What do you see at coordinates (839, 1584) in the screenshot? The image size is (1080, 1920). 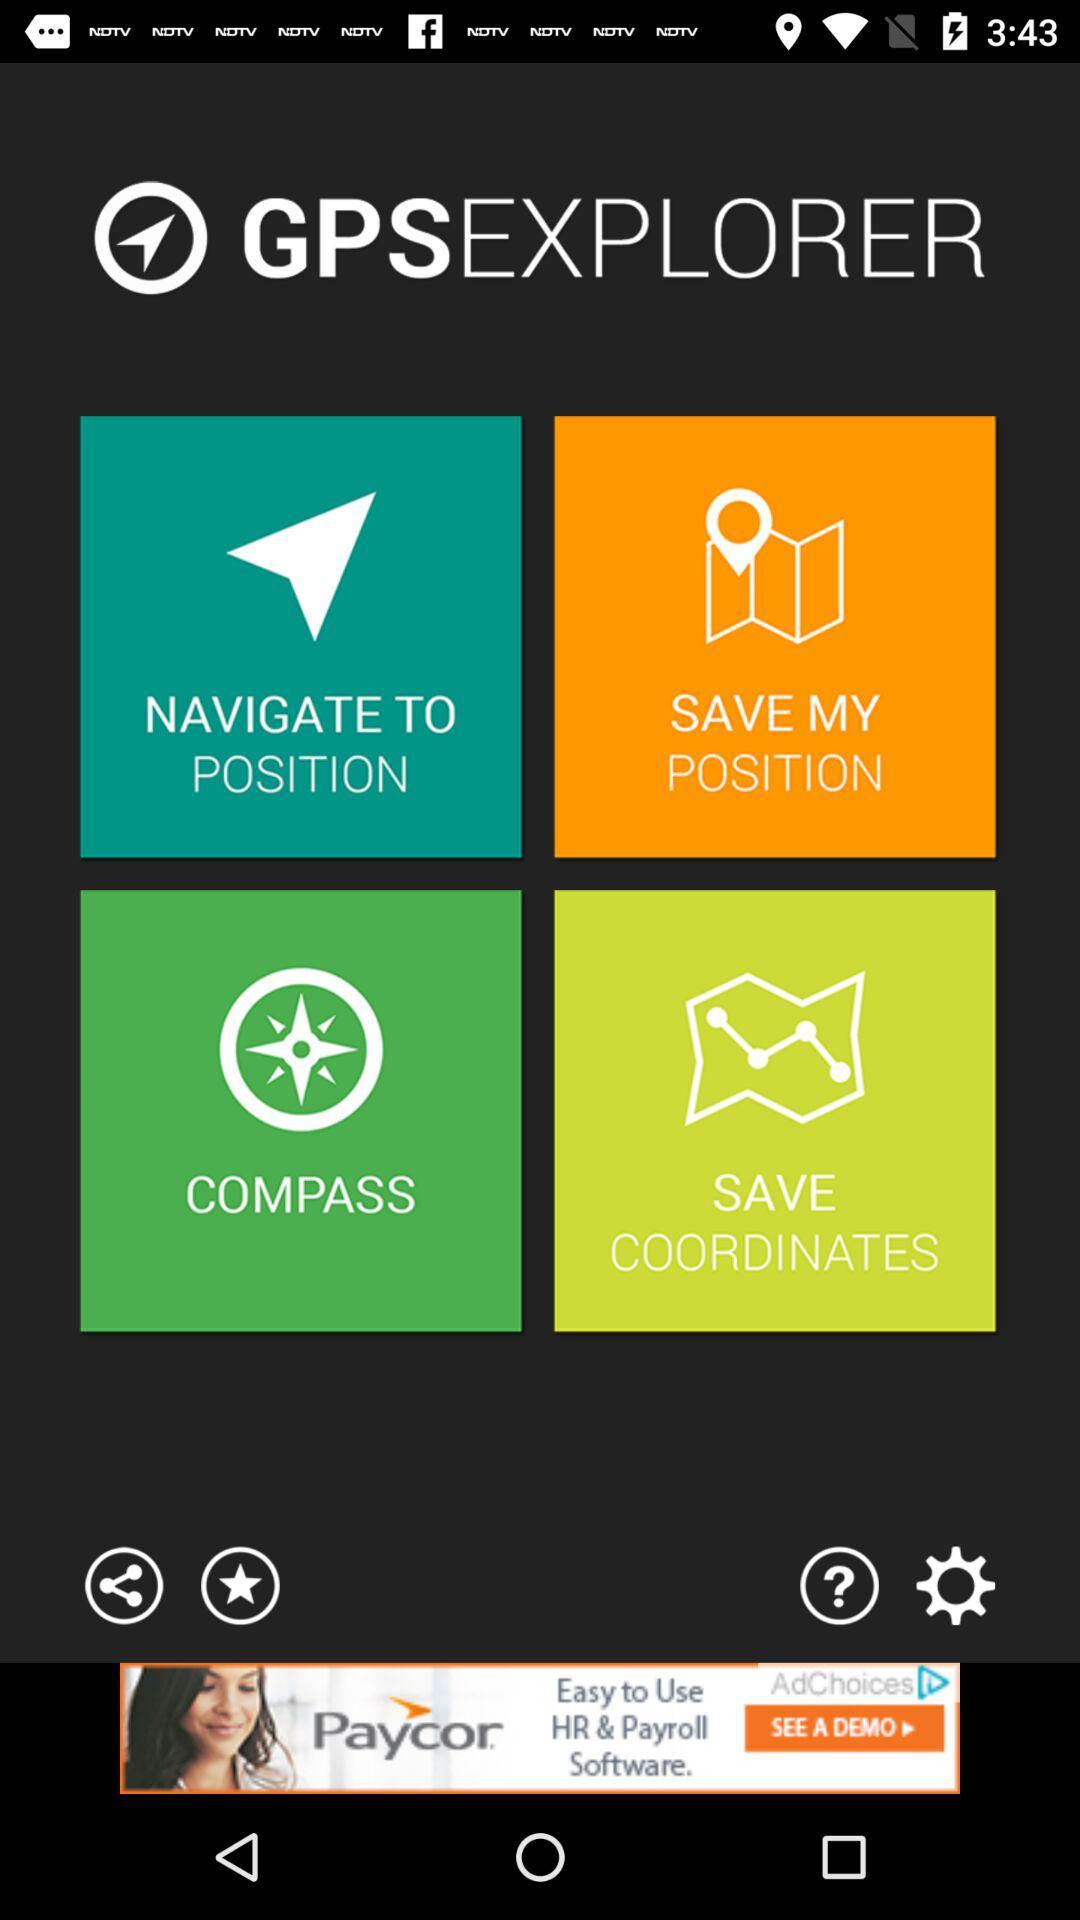 I see `help` at bounding box center [839, 1584].